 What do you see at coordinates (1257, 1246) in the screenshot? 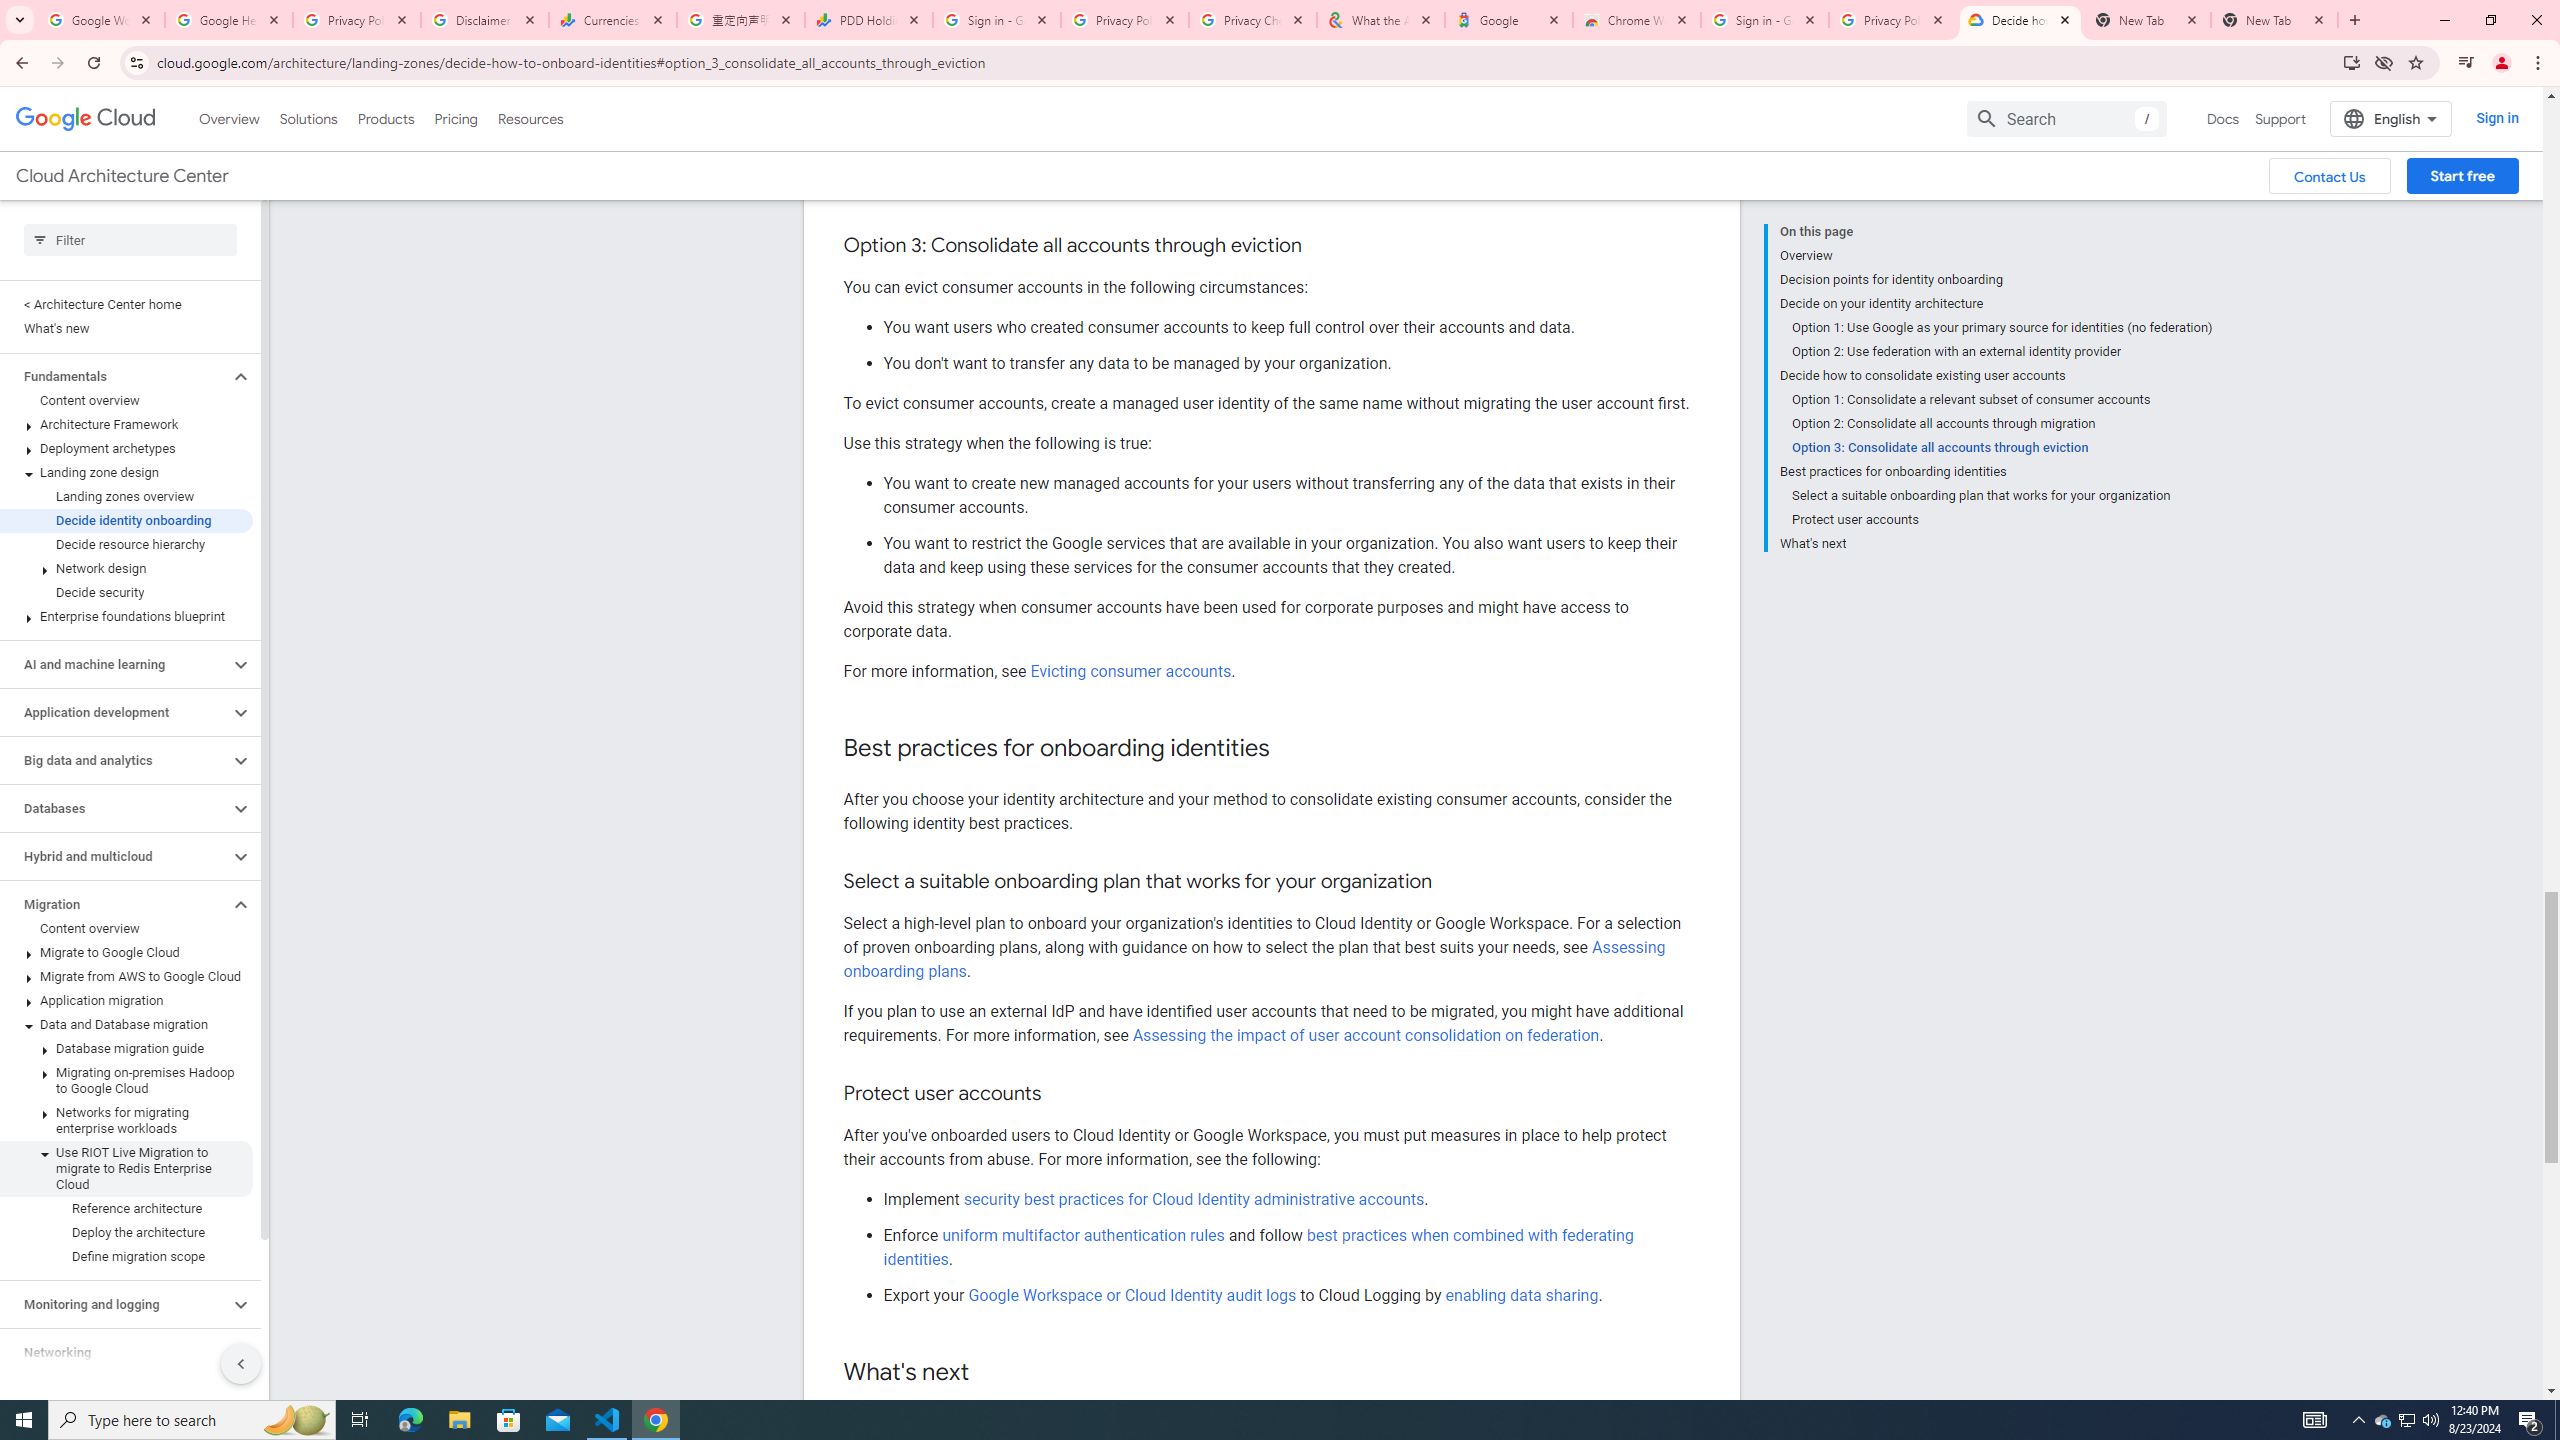
I see `'best practices when combined with federating identities'` at bounding box center [1257, 1246].